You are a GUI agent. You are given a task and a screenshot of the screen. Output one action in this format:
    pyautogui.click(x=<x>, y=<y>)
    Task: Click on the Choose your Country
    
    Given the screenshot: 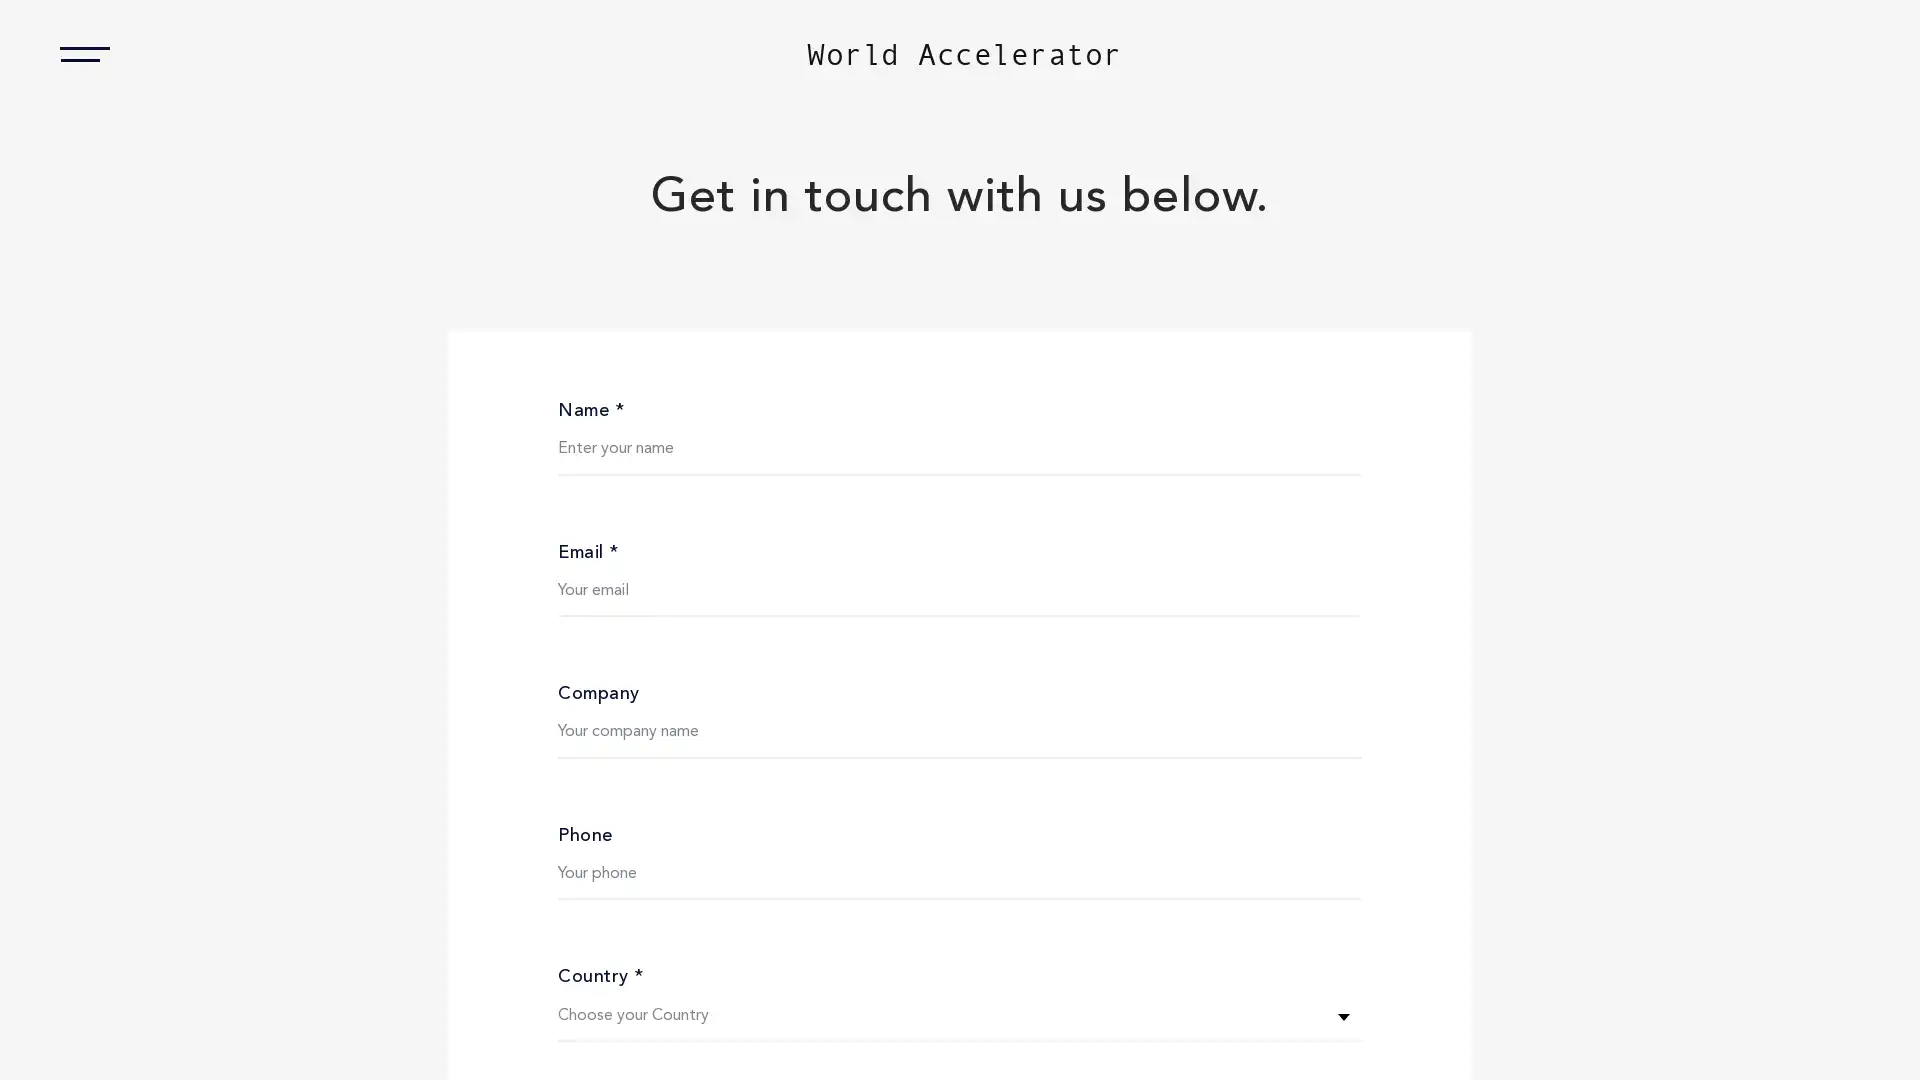 What is the action you would take?
    pyautogui.click(x=960, y=1015)
    